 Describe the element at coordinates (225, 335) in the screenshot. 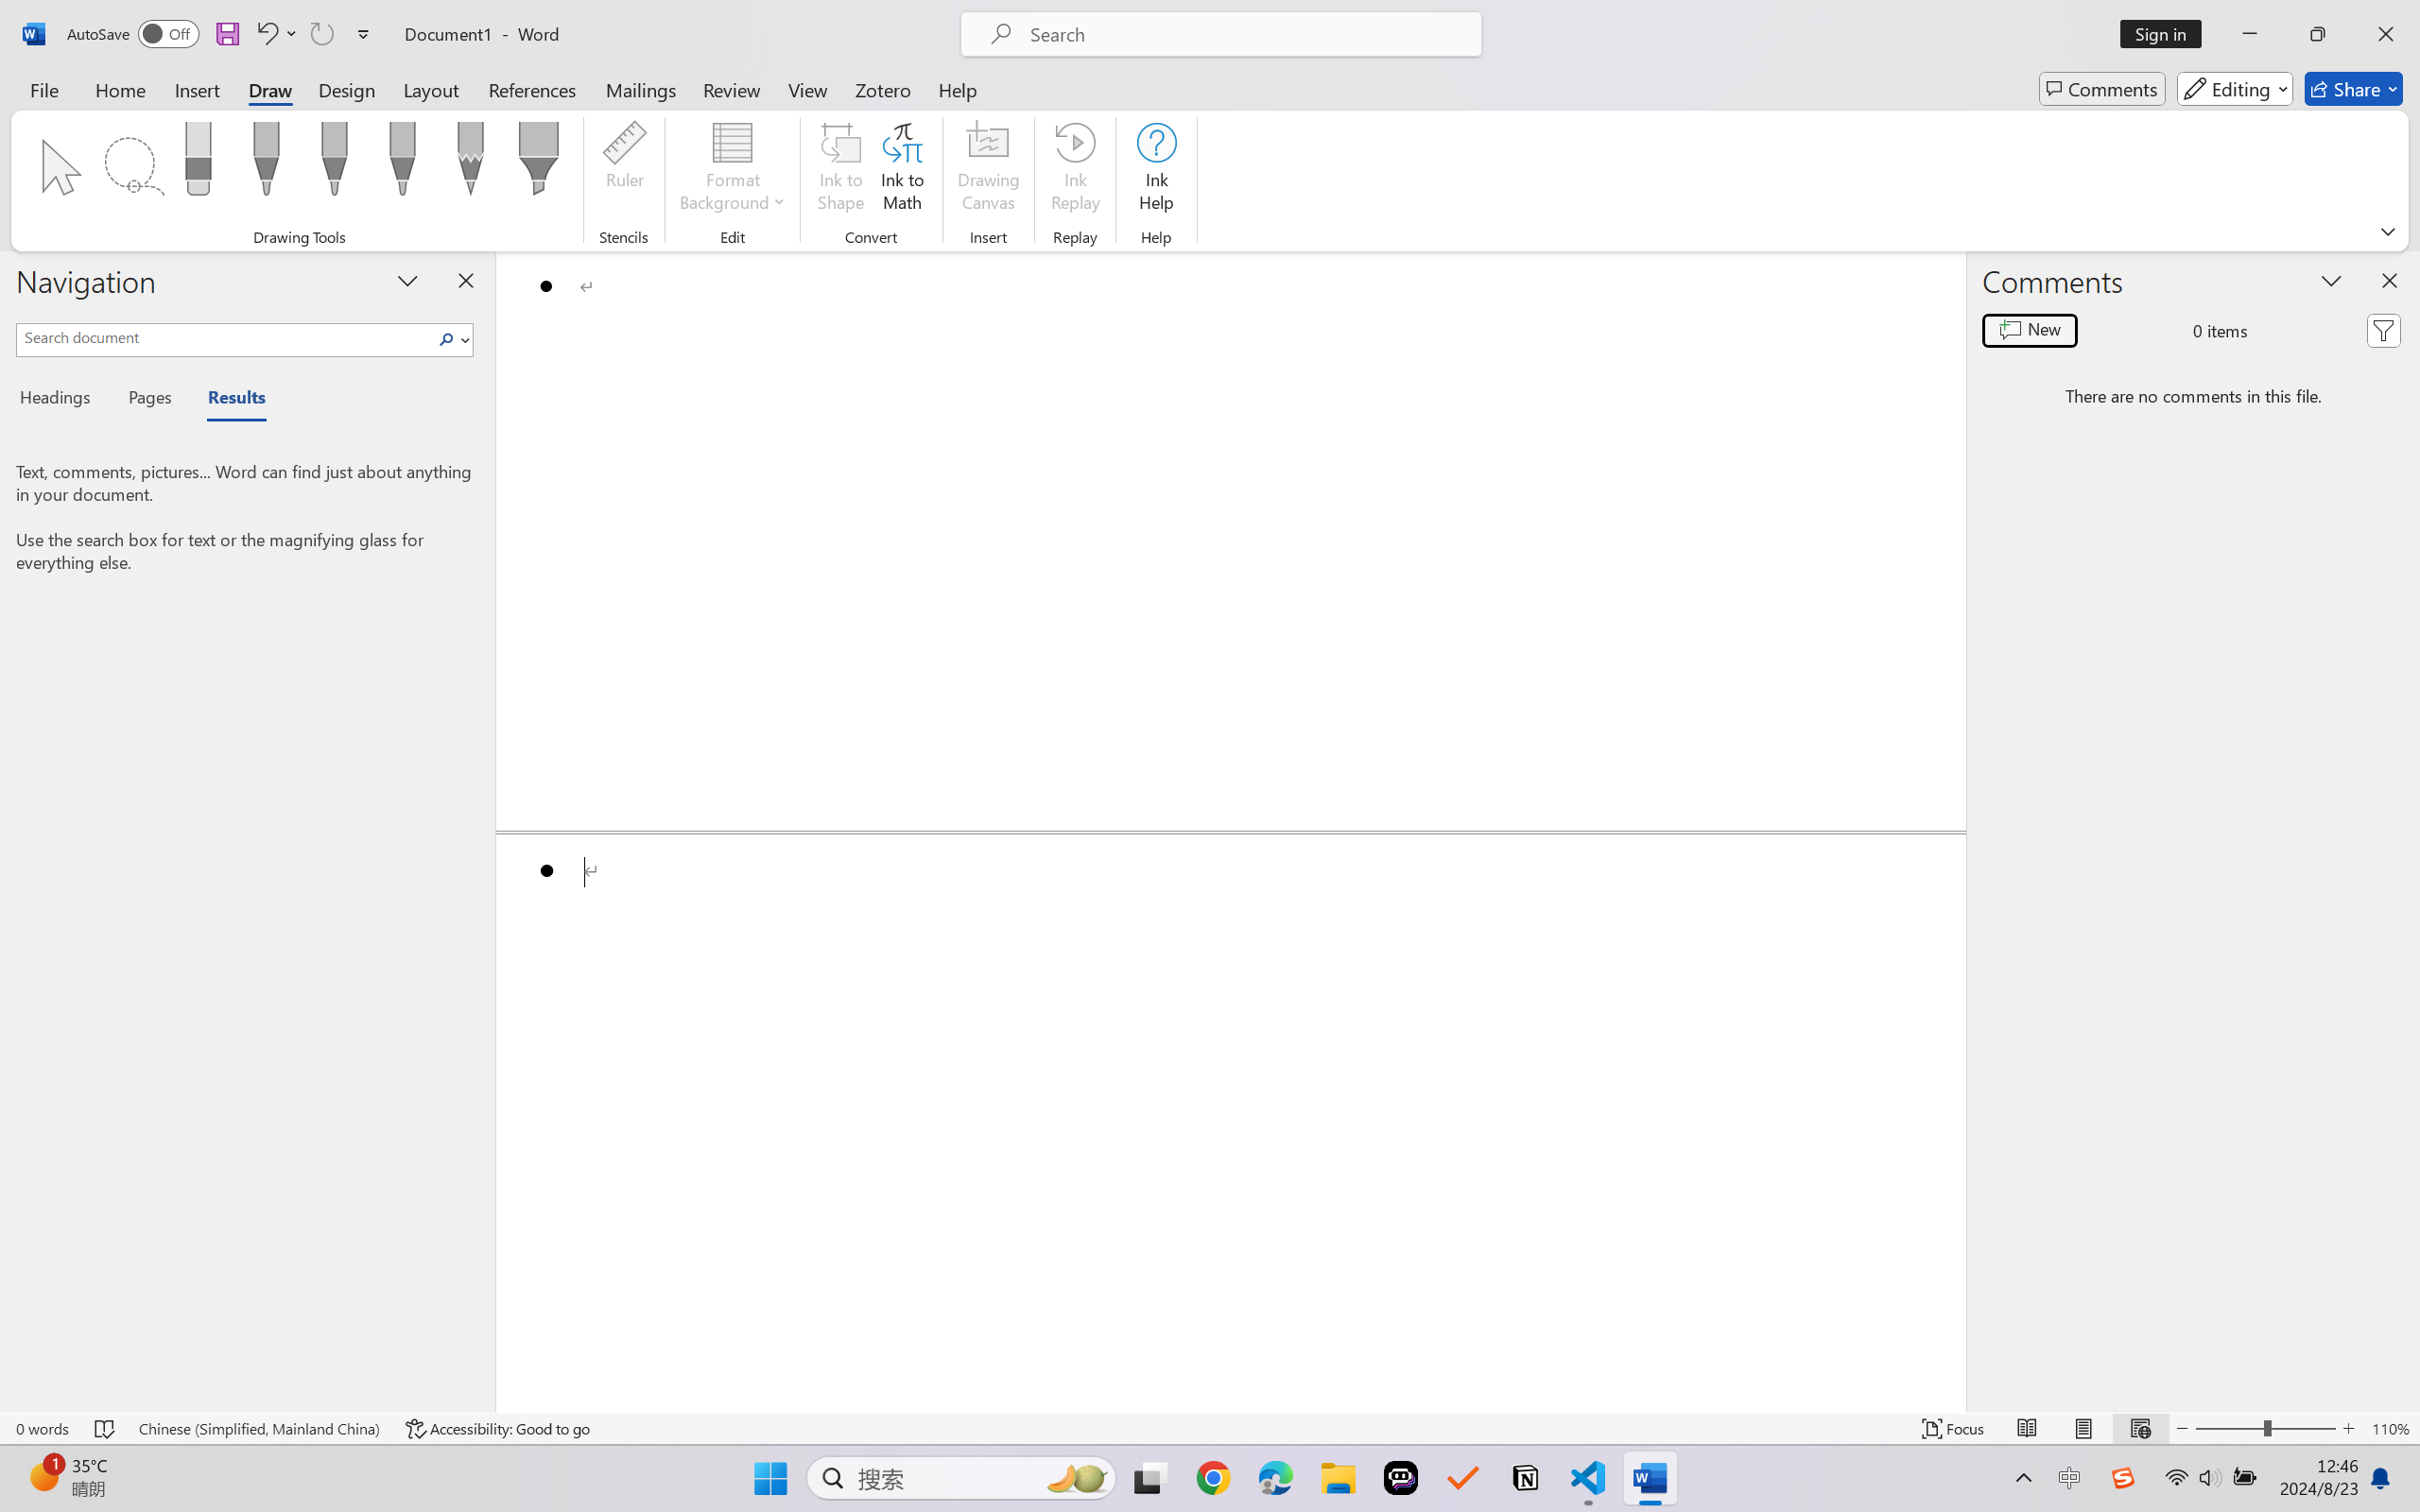

I see `'Search document'` at that location.